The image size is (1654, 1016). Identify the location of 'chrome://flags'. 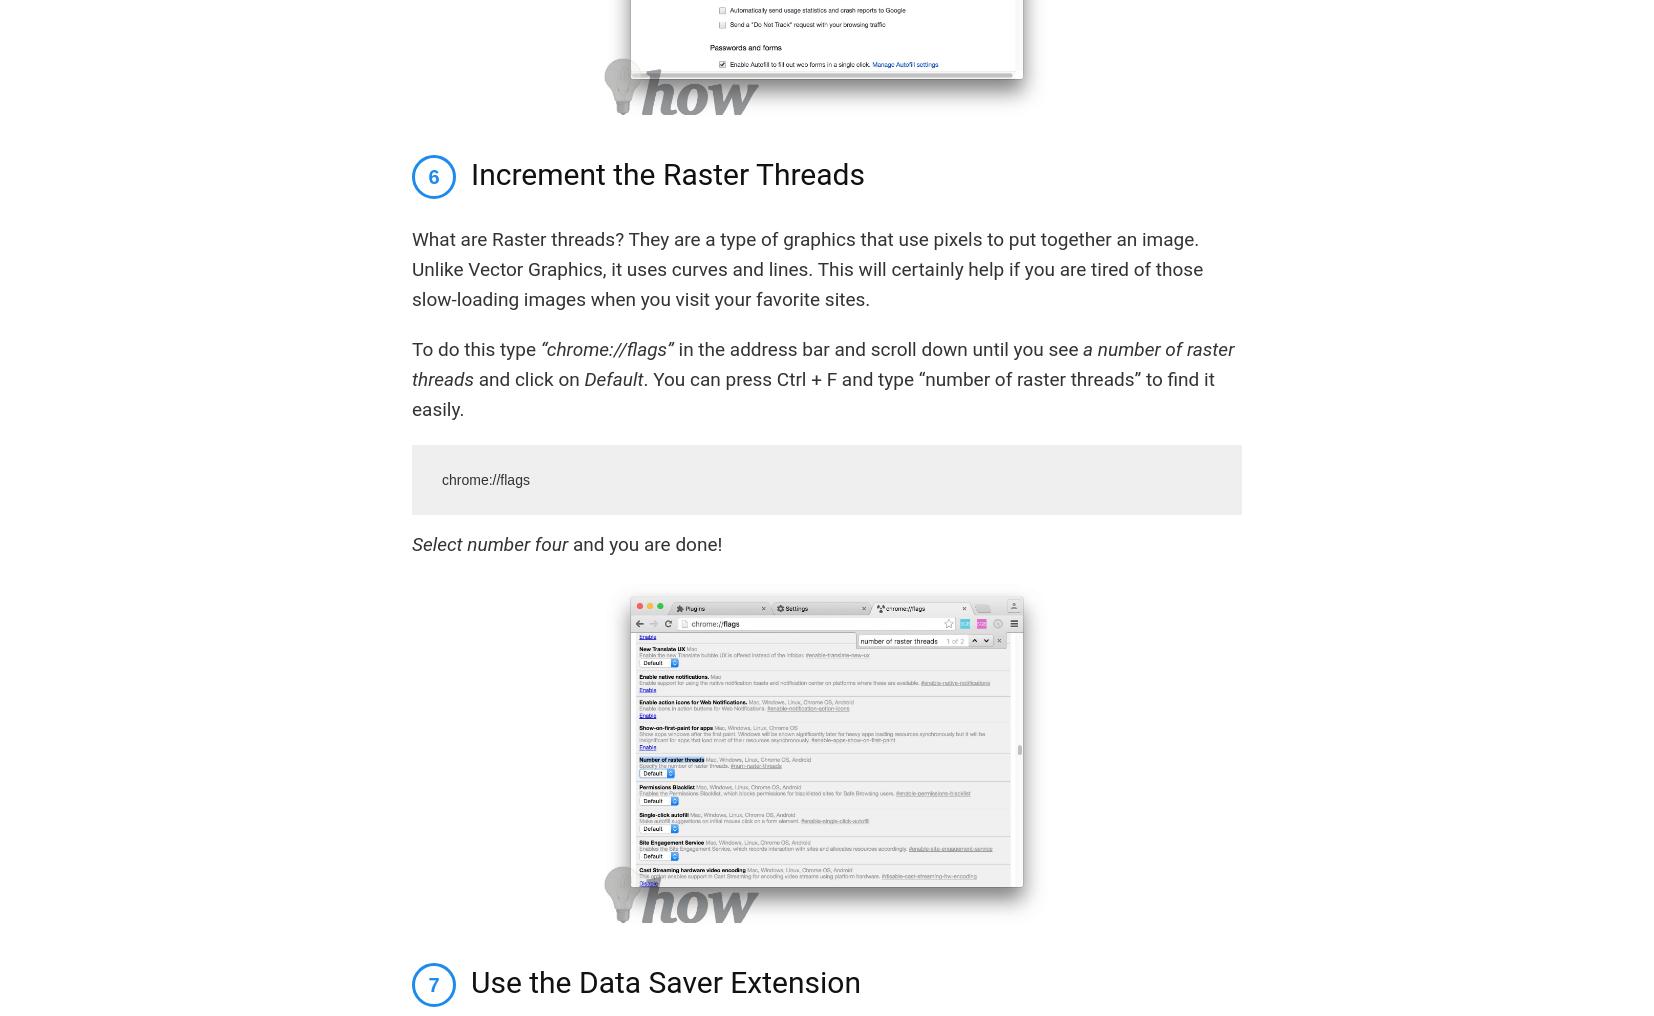
(485, 479).